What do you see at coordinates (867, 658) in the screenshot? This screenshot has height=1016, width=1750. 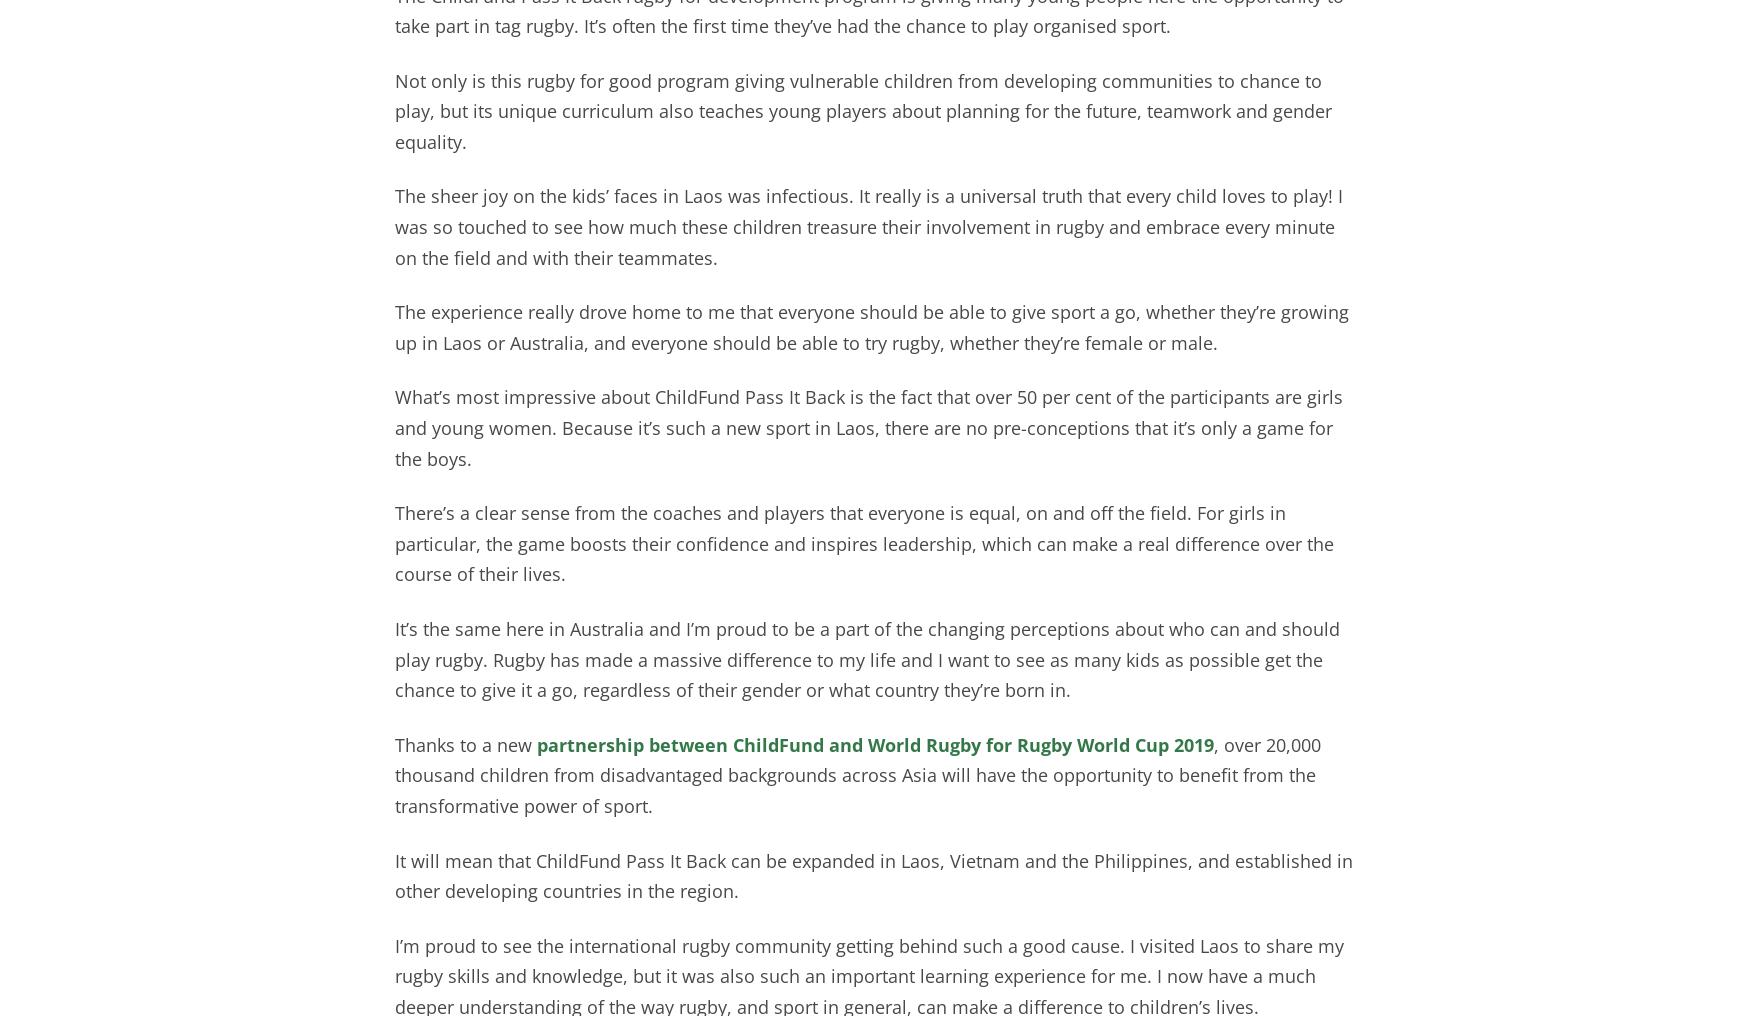 I see `'It’s the same here in Australia and I’m proud to be a part of the changing perceptions about who can and should play rugby. Rugby has made a massive difference to my life and I want to see as many kids as possible get the chance to give it a go, regardless of their gender or what country they’re born in.'` at bounding box center [867, 658].